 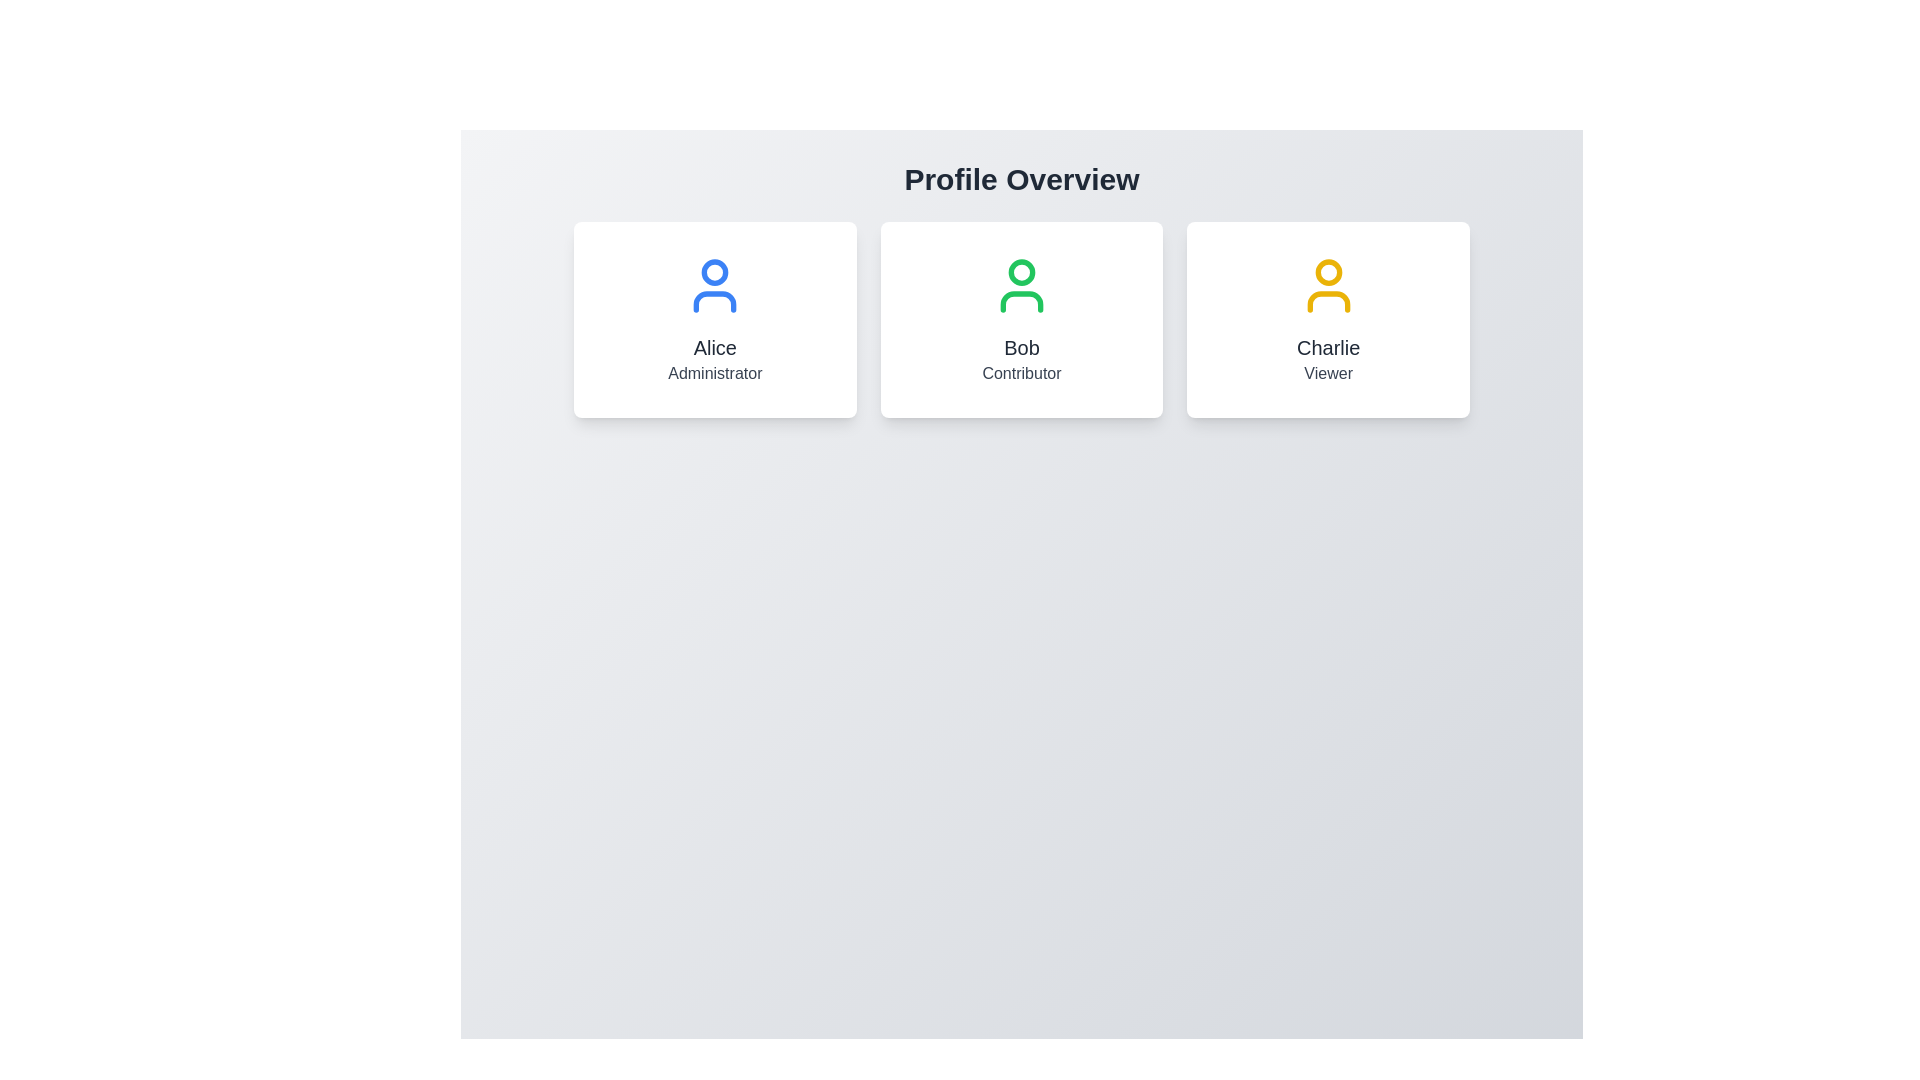 I want to click on the yellow-colored user profile icon, which is styled in minimalist line art design and positioned above the text labels 'Charlie' and 'Viewer' within the white card, so click(x=1328, y=285).